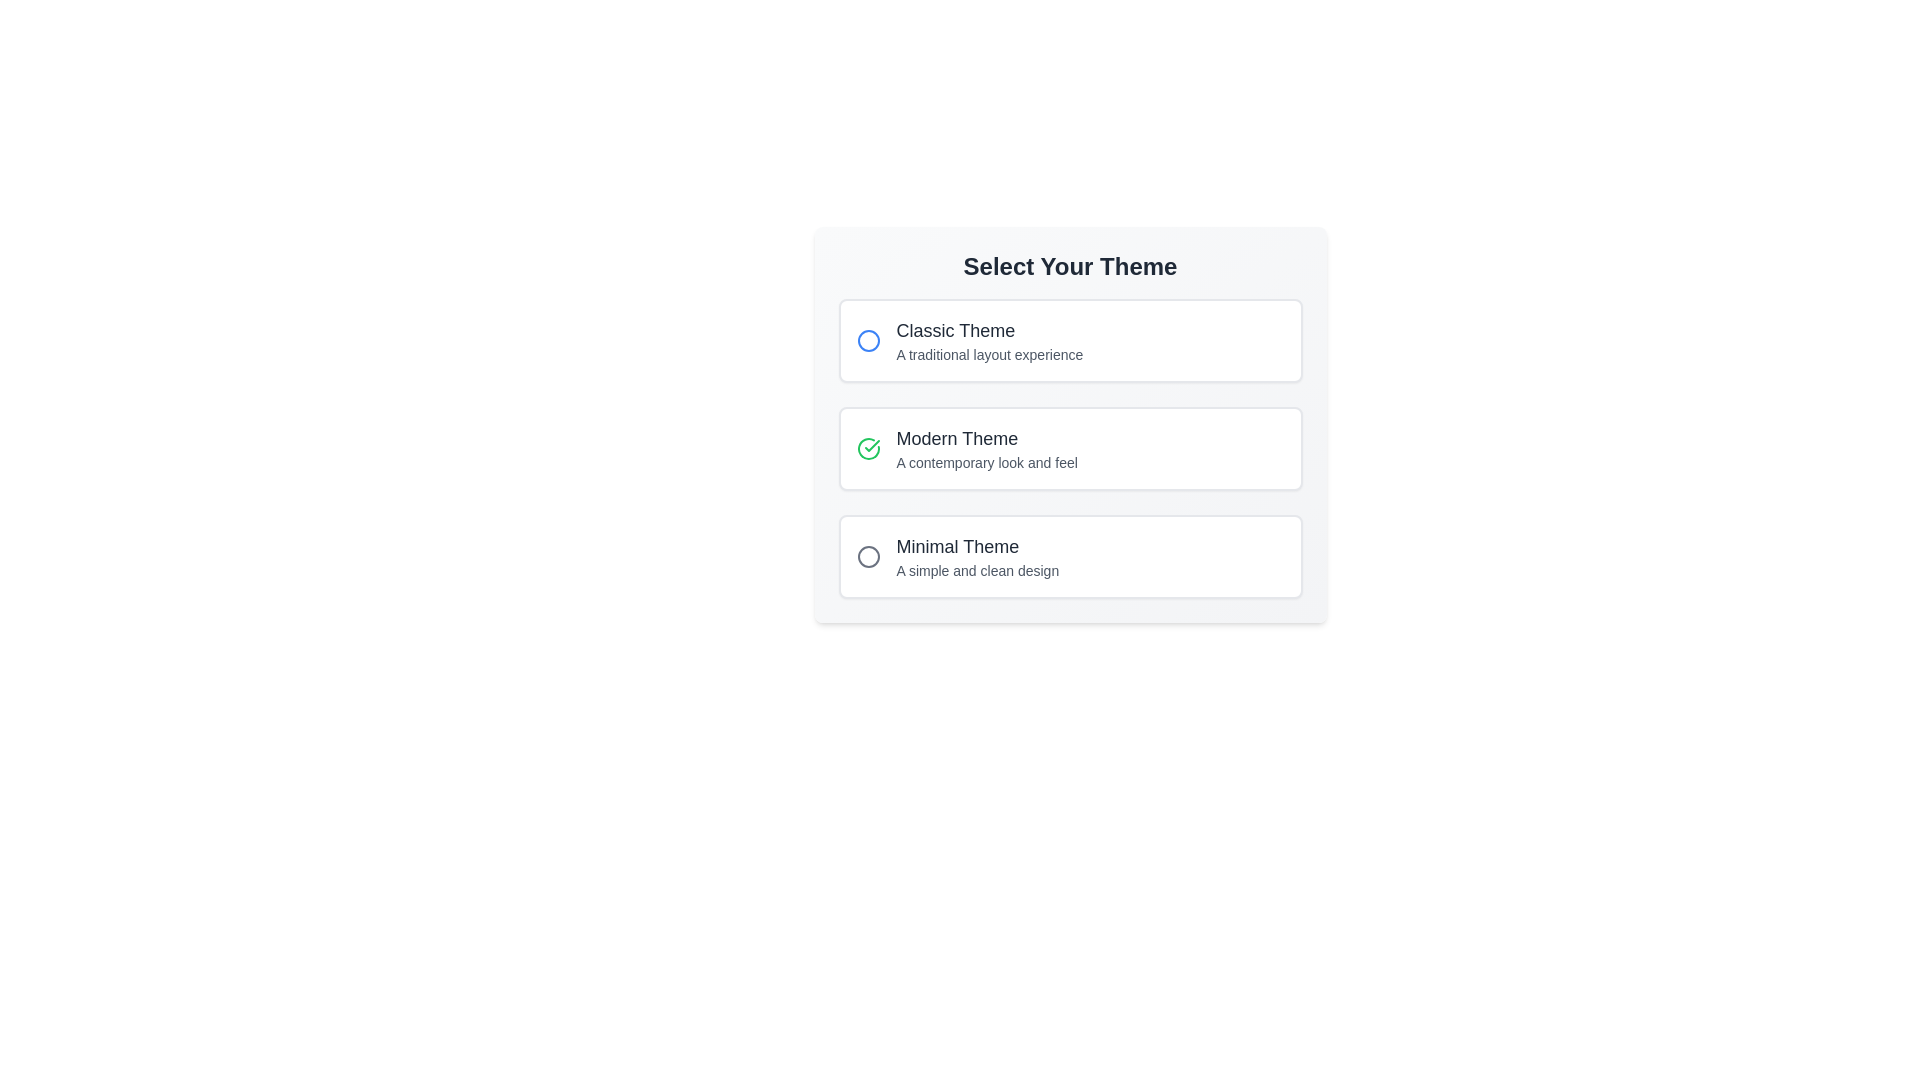 The height and width of the screenshot is (1080, 1920). I want to click on the descriptive text label for the 'Classic Theme' option located in the 'Select Your Theme' section of the interface, so click(989, 353).